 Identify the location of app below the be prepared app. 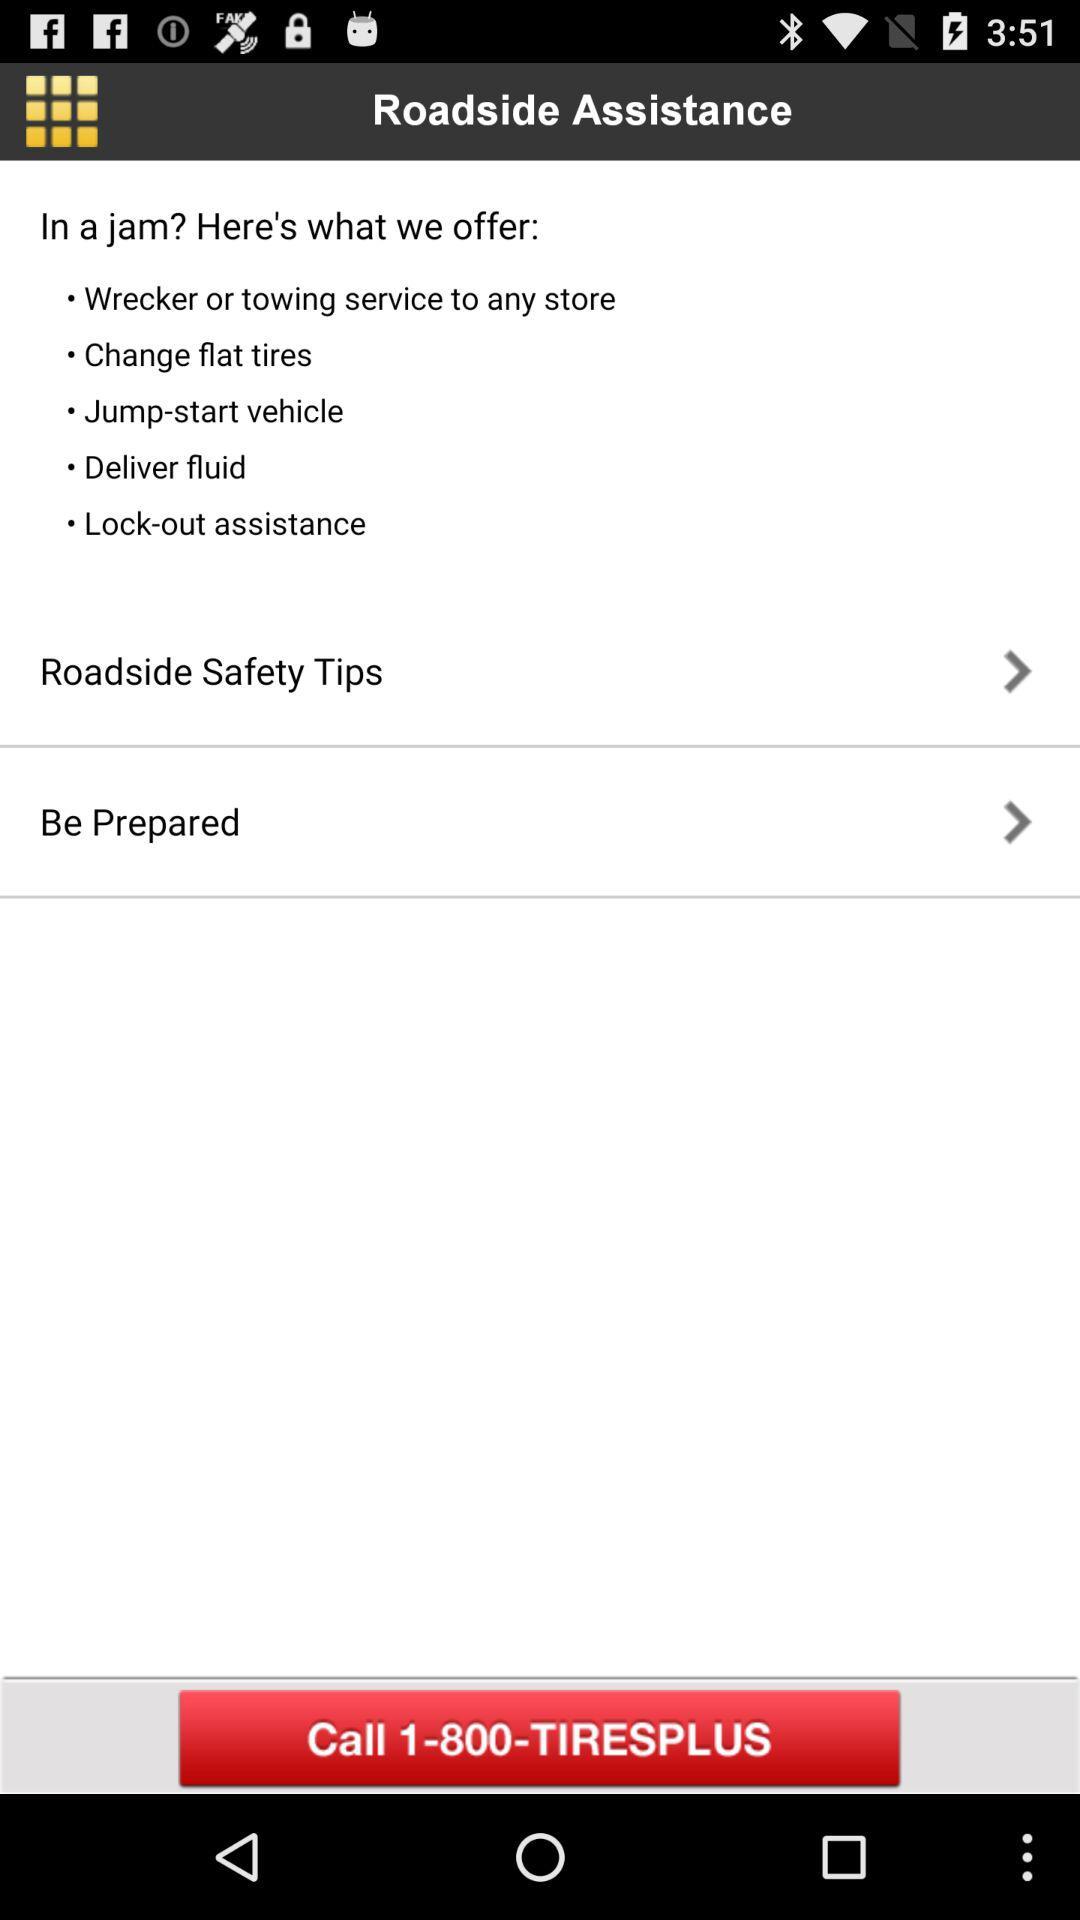
(540, 1738).